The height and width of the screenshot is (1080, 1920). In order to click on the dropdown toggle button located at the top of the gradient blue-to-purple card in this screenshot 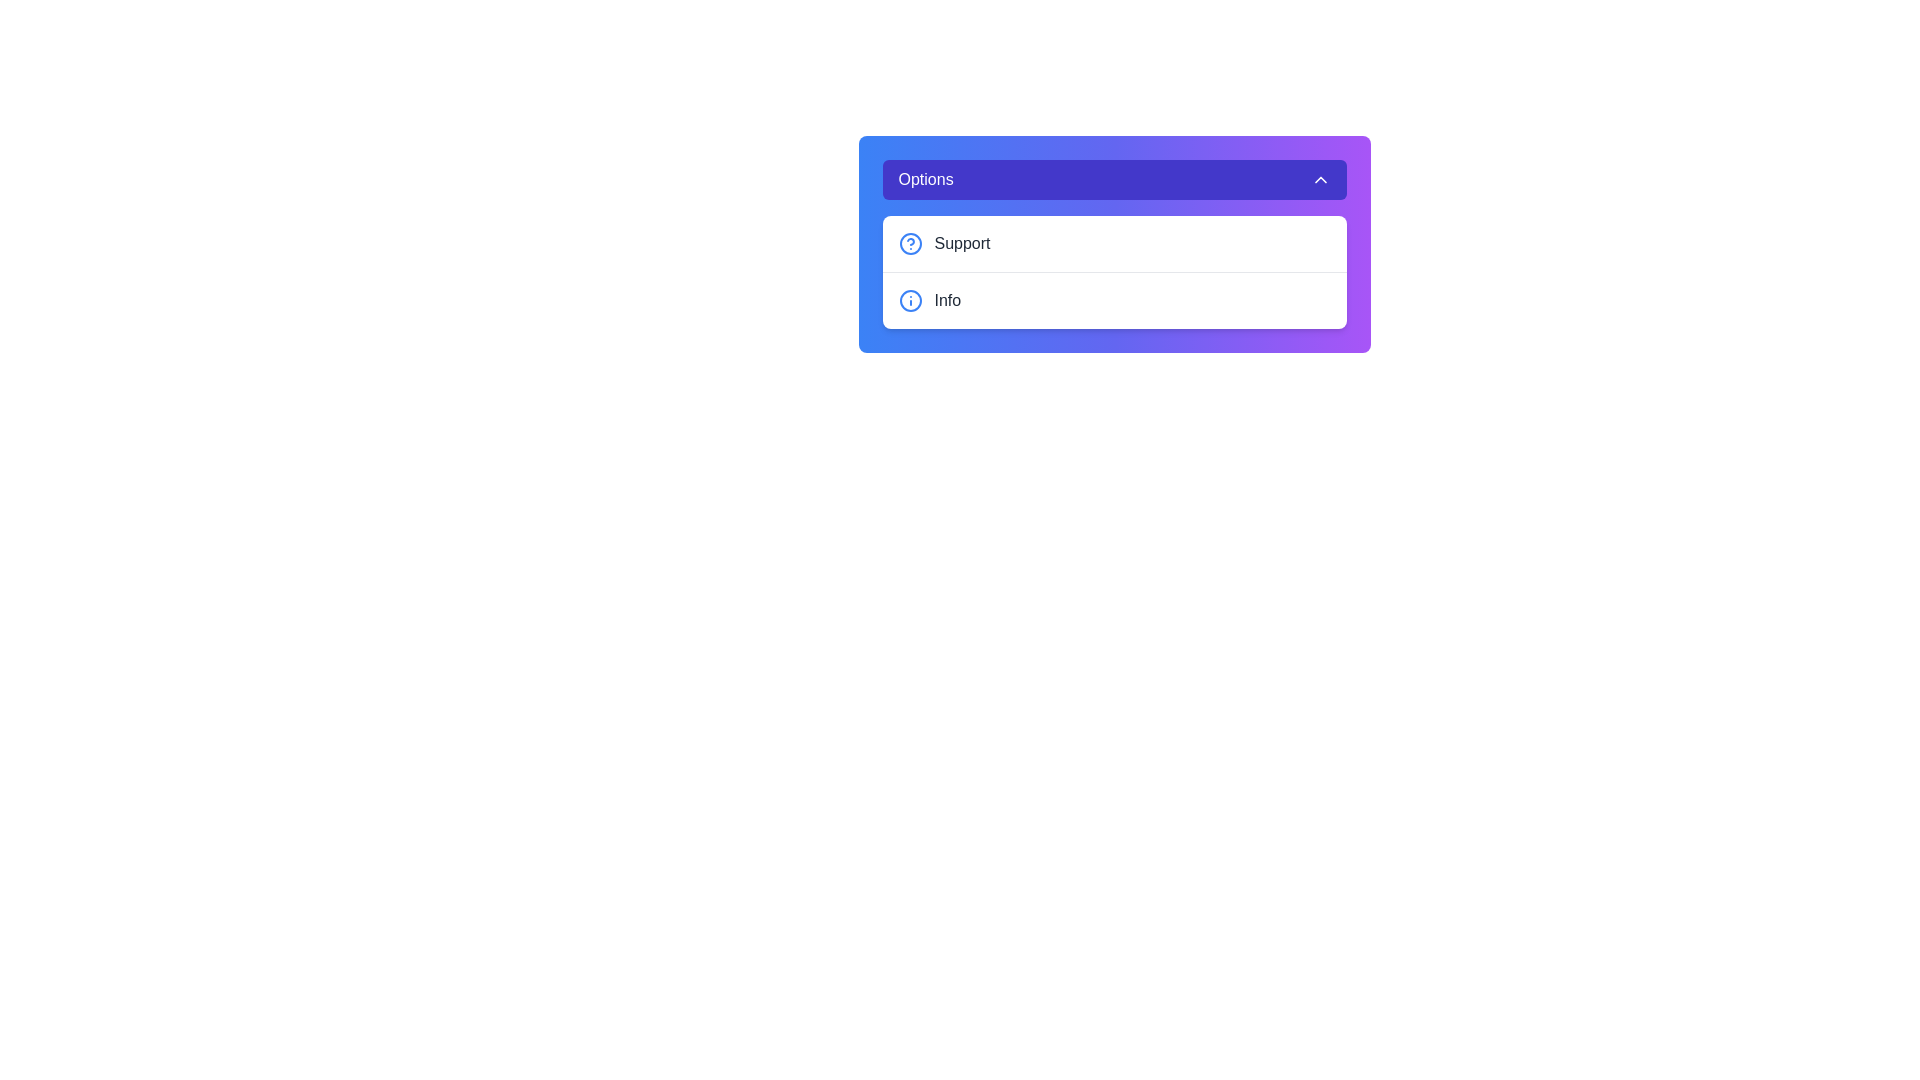, I will do `click(1113, 180)`.